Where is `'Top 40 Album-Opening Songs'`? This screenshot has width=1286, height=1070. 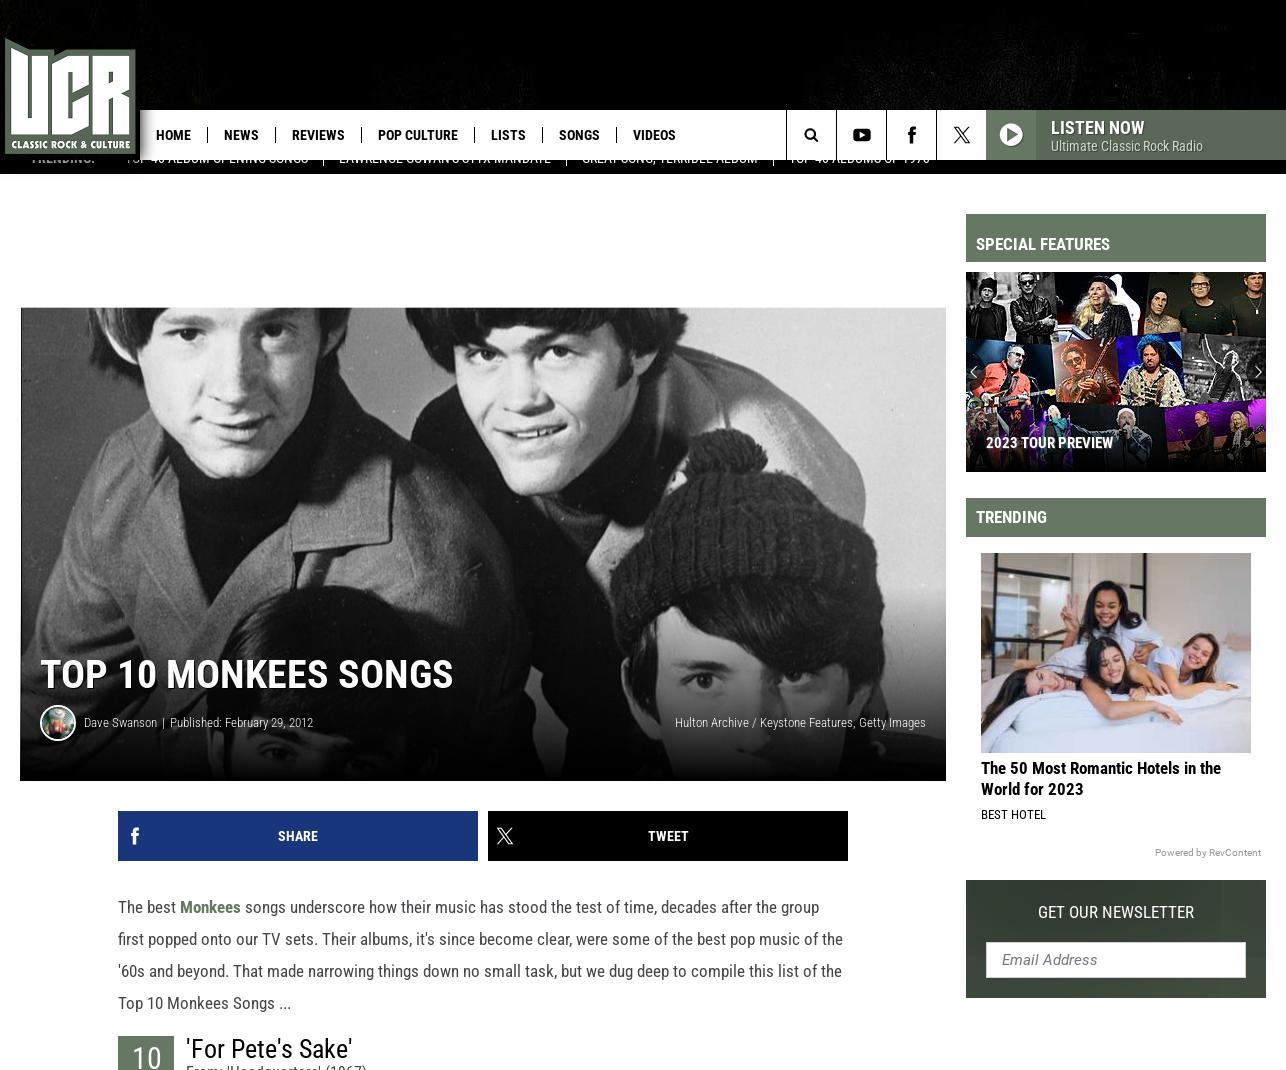
'Top 40 Album-Opening Songs' is located at coordinates (216, 176).